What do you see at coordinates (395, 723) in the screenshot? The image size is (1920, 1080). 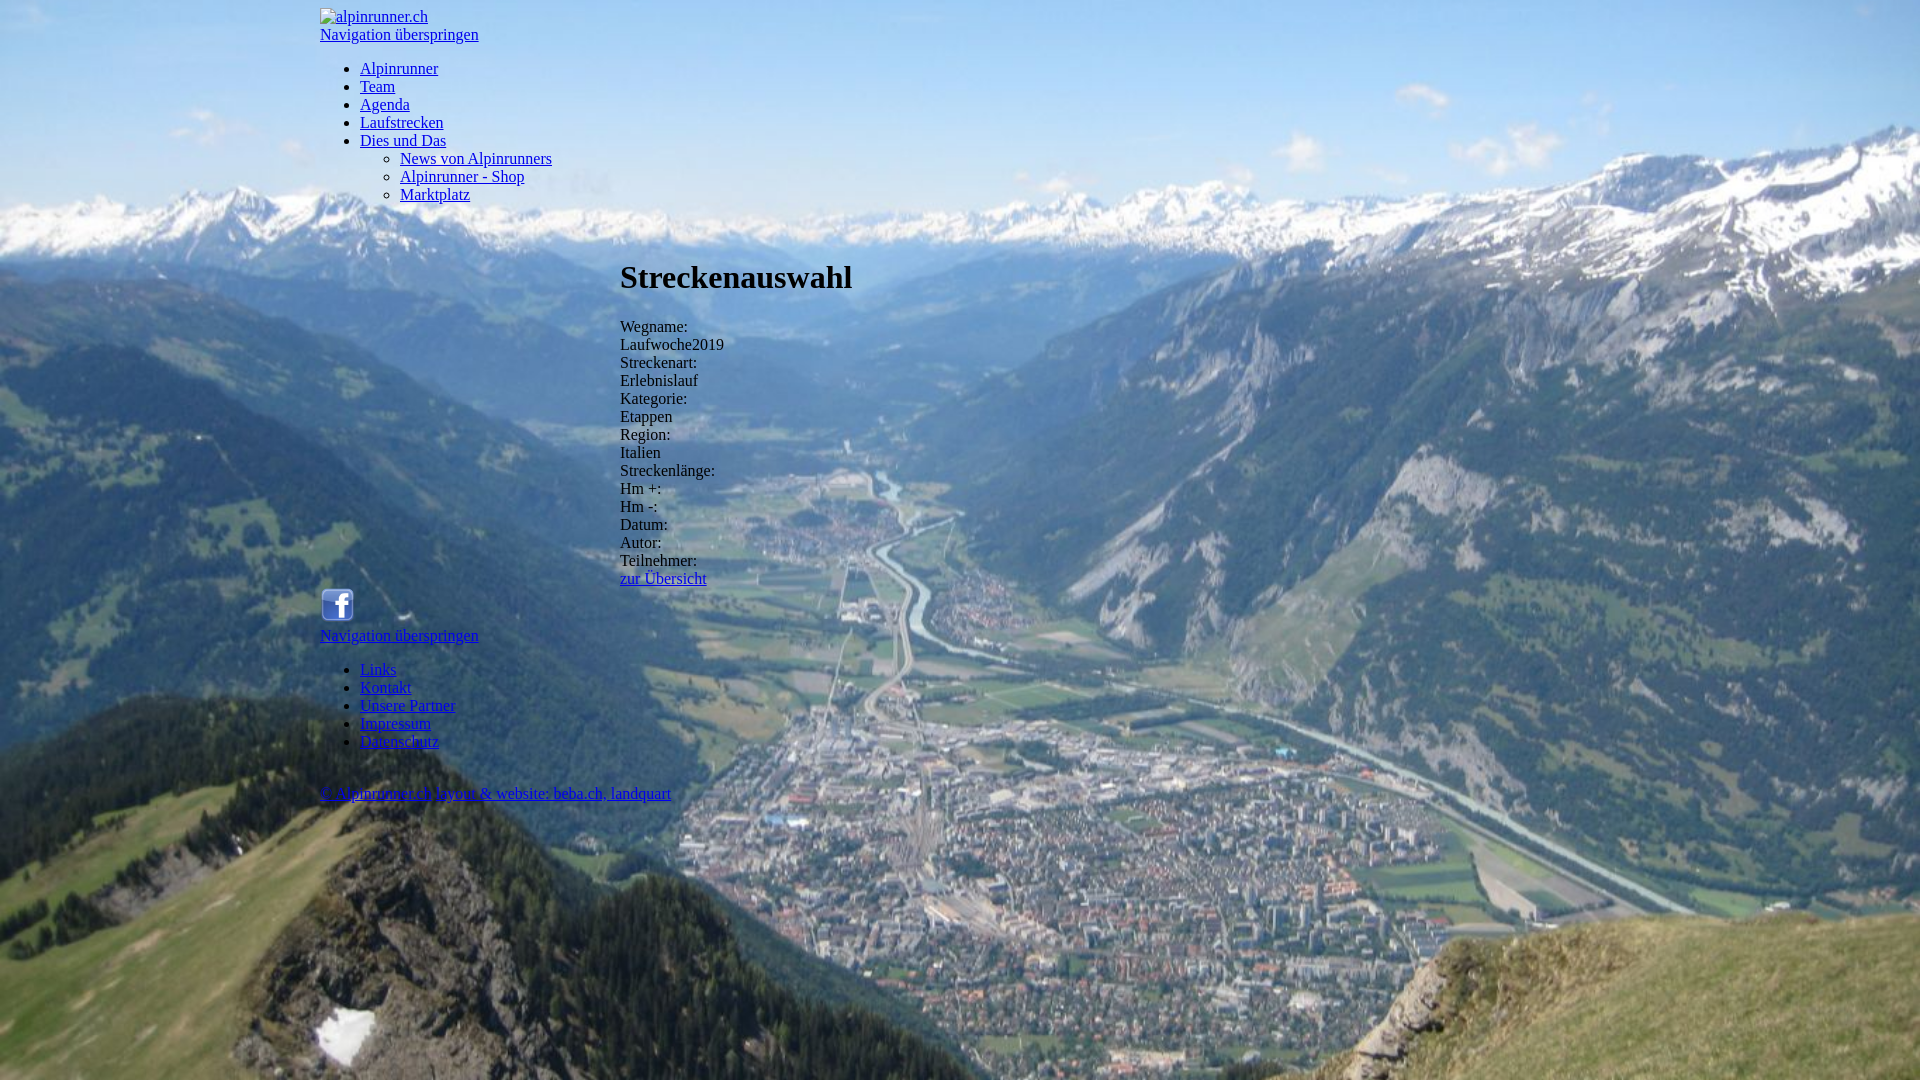 I see `'Impressum'` at bounding box center [395, 723].